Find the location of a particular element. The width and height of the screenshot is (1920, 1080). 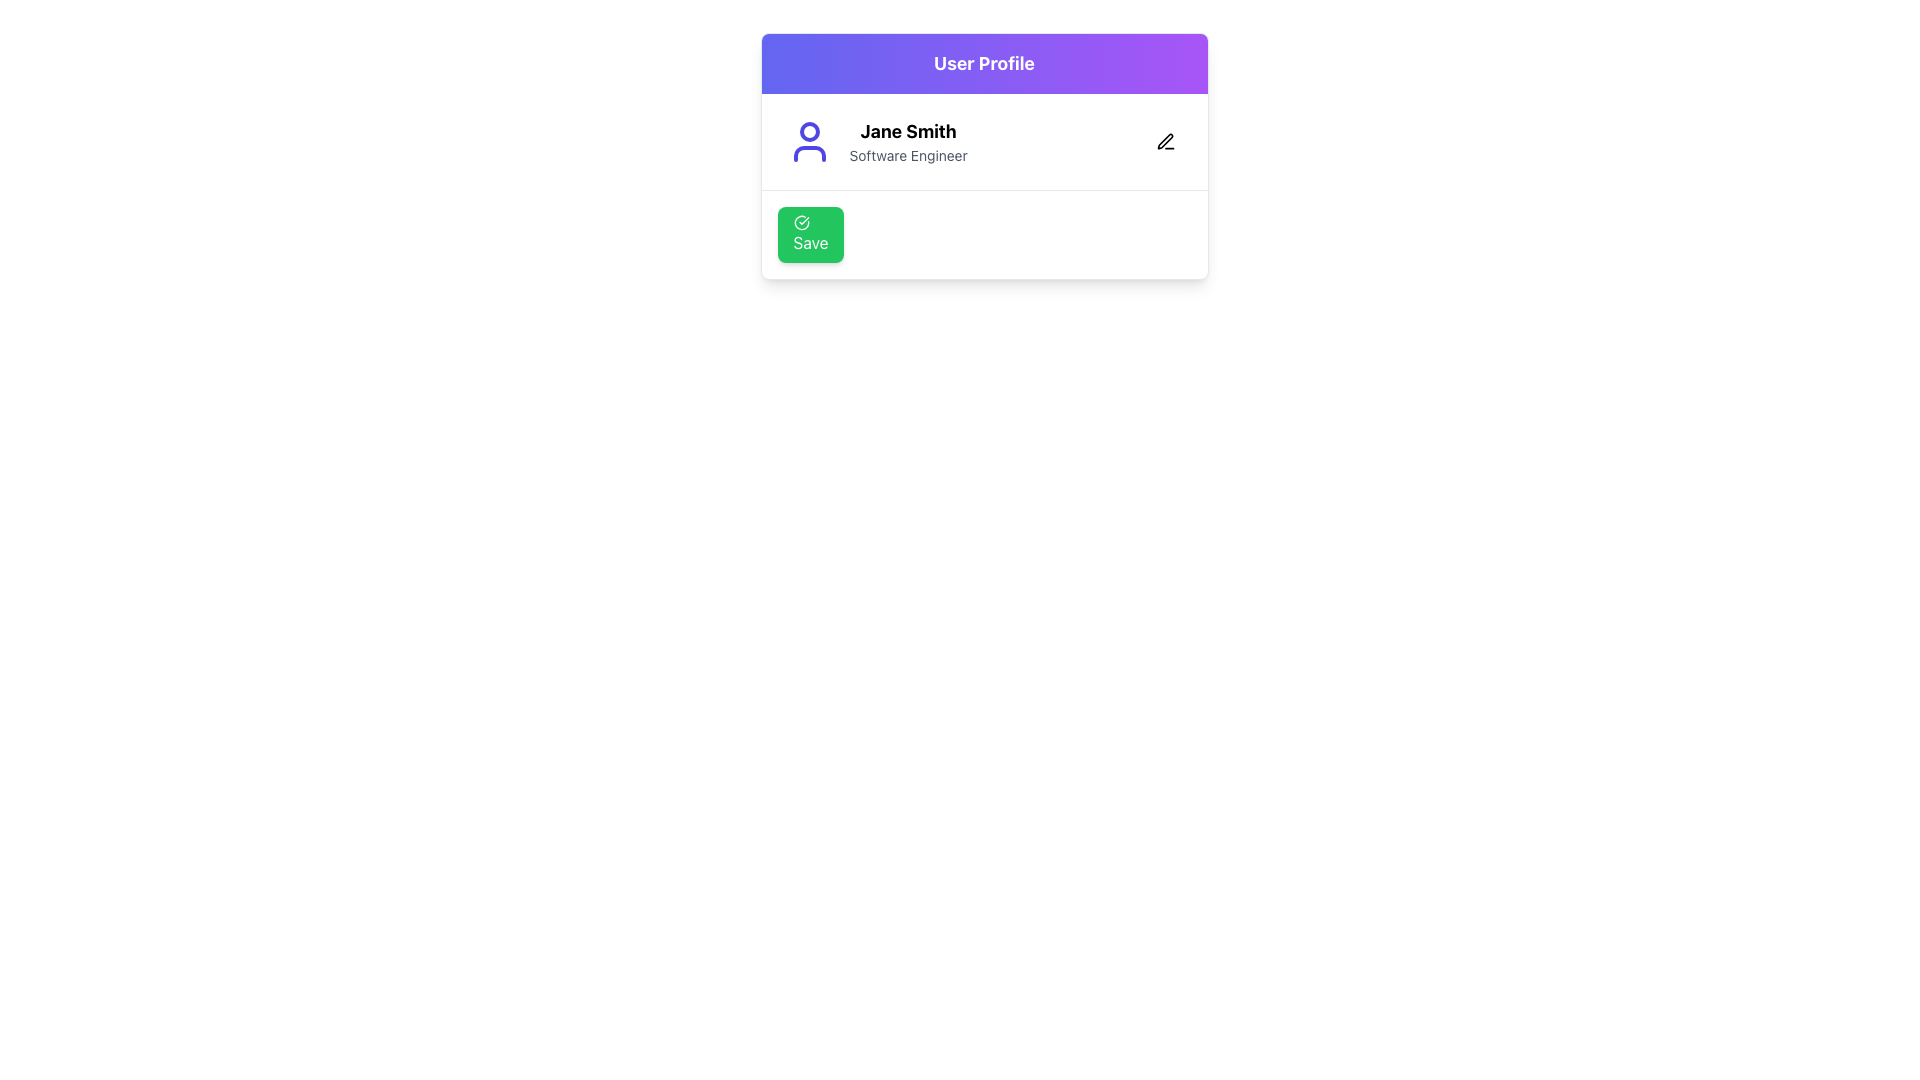

the circular graphic element located at the center of the user's avatar icon, which is above the user name label and to the left of the edit icon is located at coordinates (809, 131).